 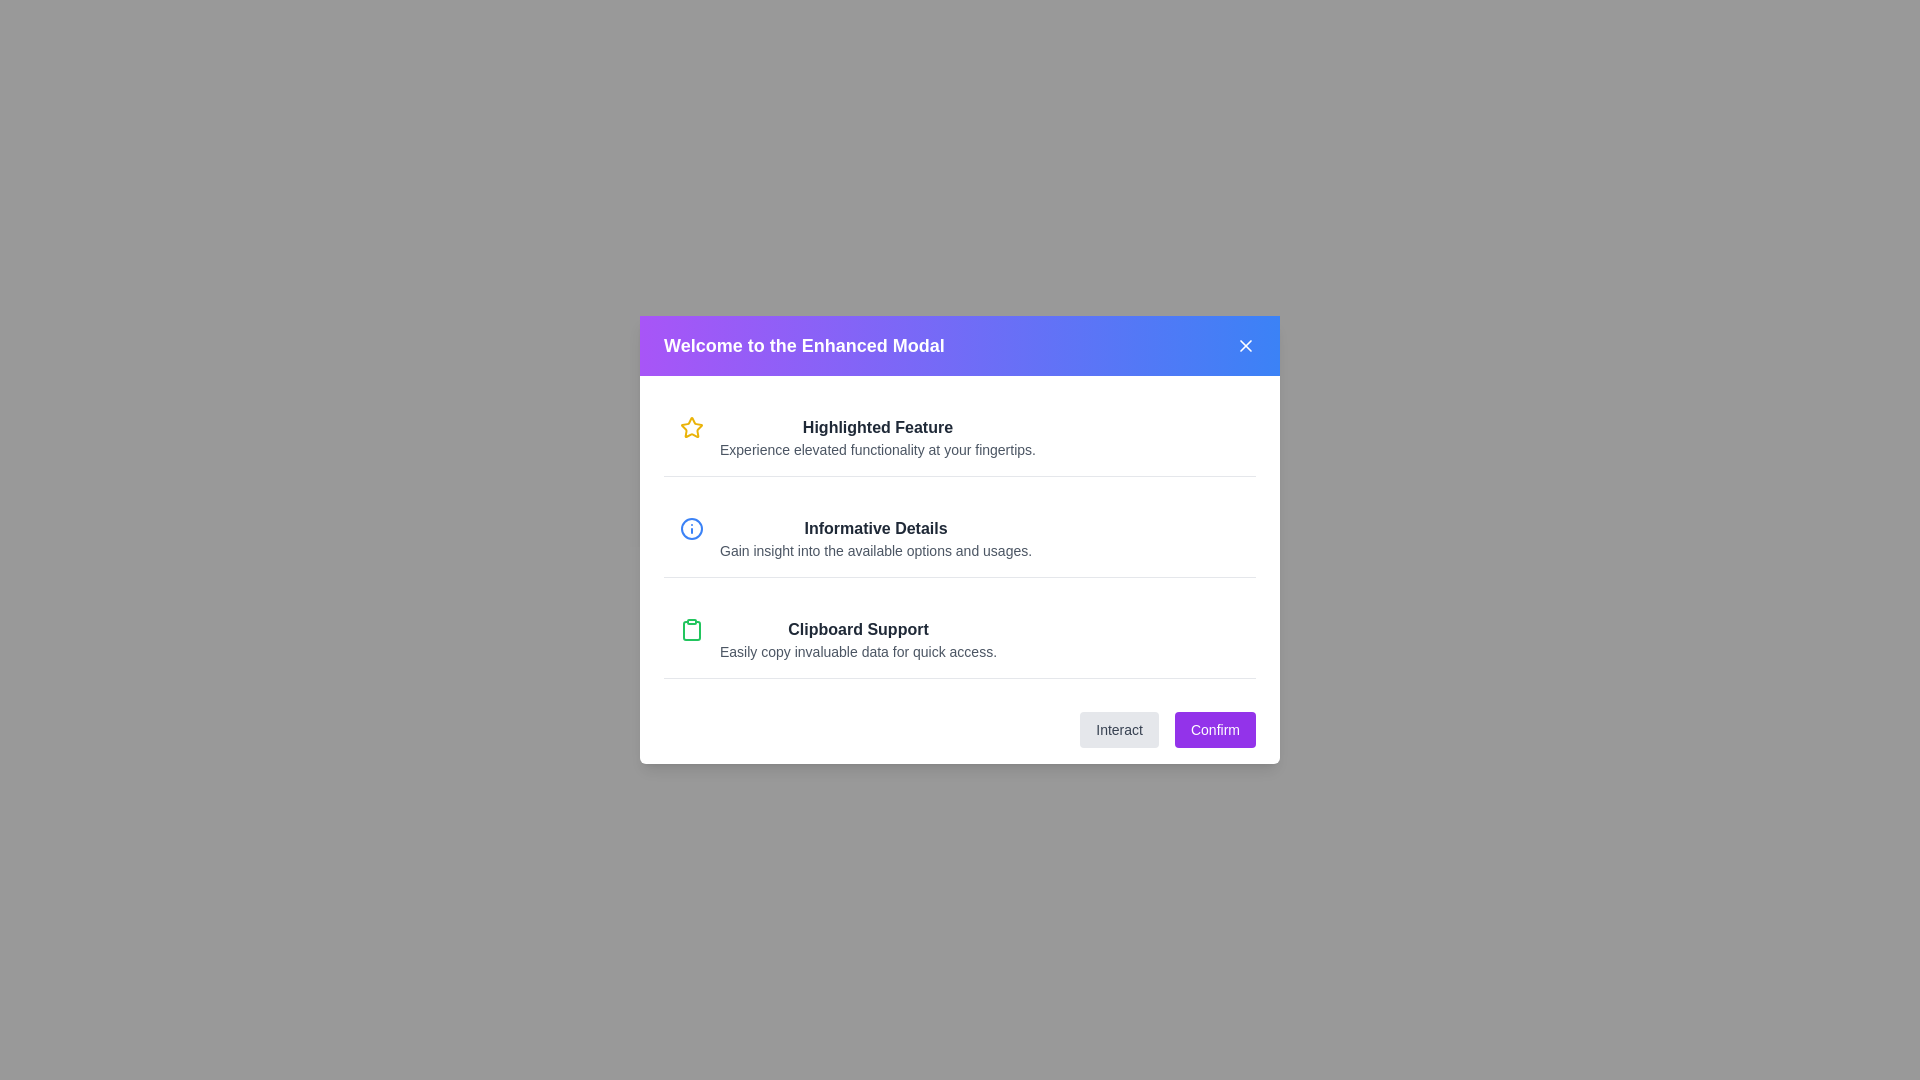 I want to click on the blue circular border with a white fill located centrally within the second row of the modal content, next to the 'Informative Details' label, so click(x=691, y=527).